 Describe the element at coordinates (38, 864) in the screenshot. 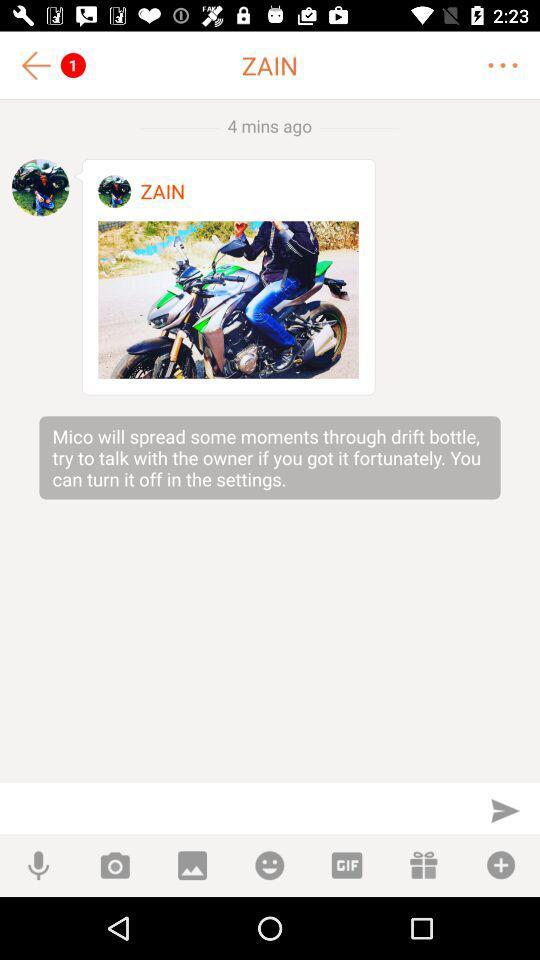

I see `mic button` at that location.